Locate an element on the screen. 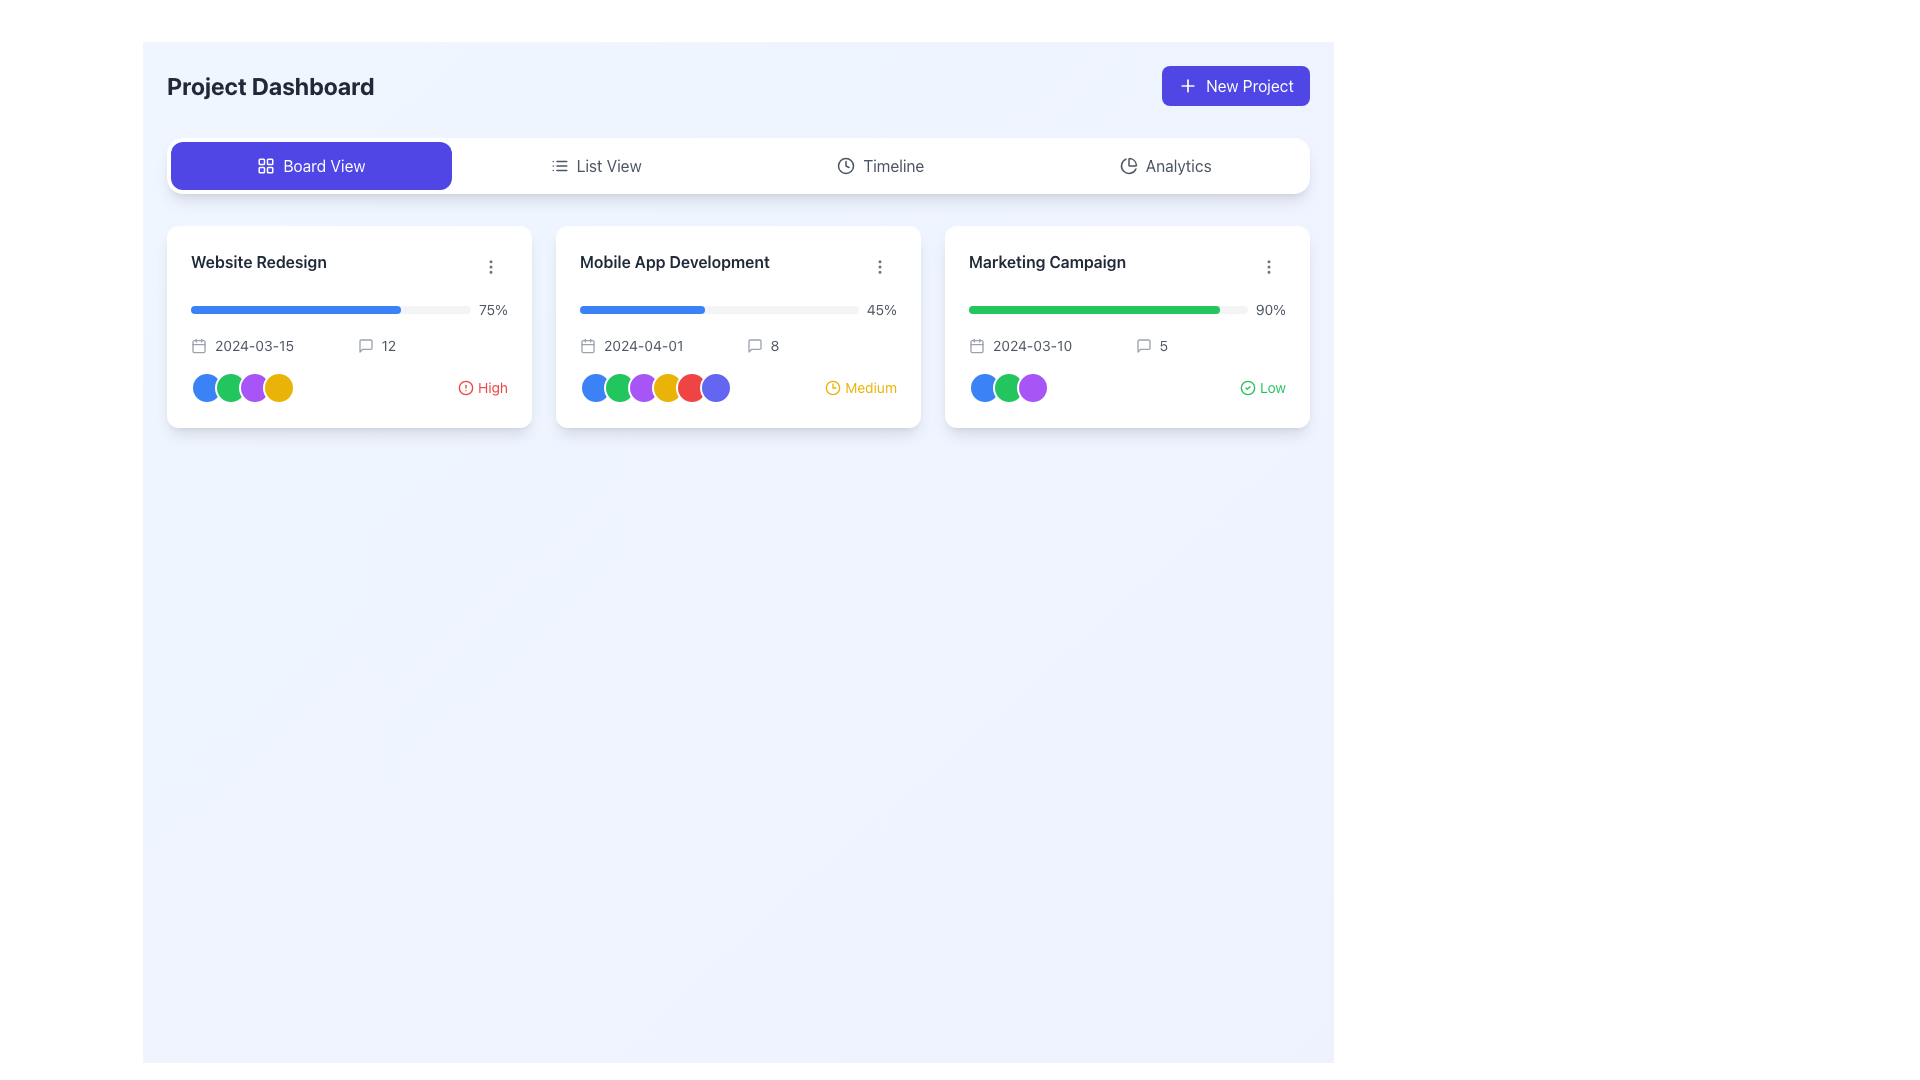  the progress percentage text label located on the right side of the progress bar within the 'Mobile App Development' card is located at coordinates (880, 309).